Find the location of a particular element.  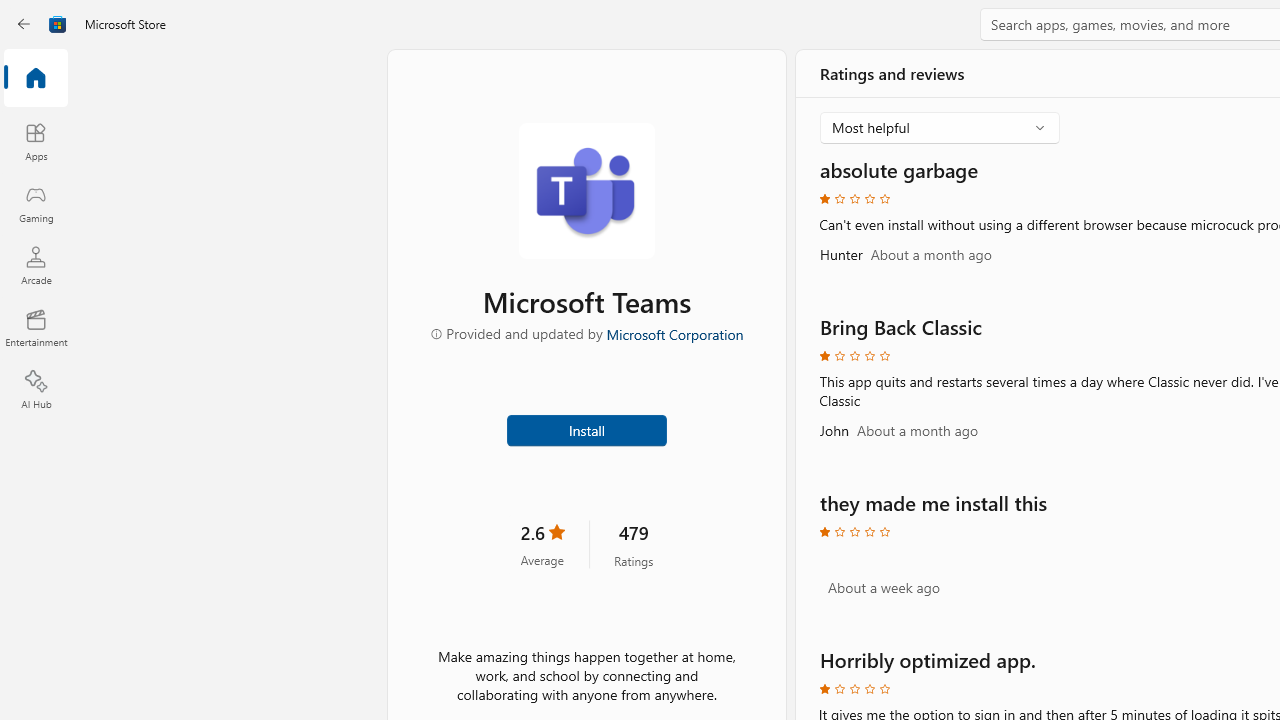

'AI Hub' is located at coordinates (35, 390).